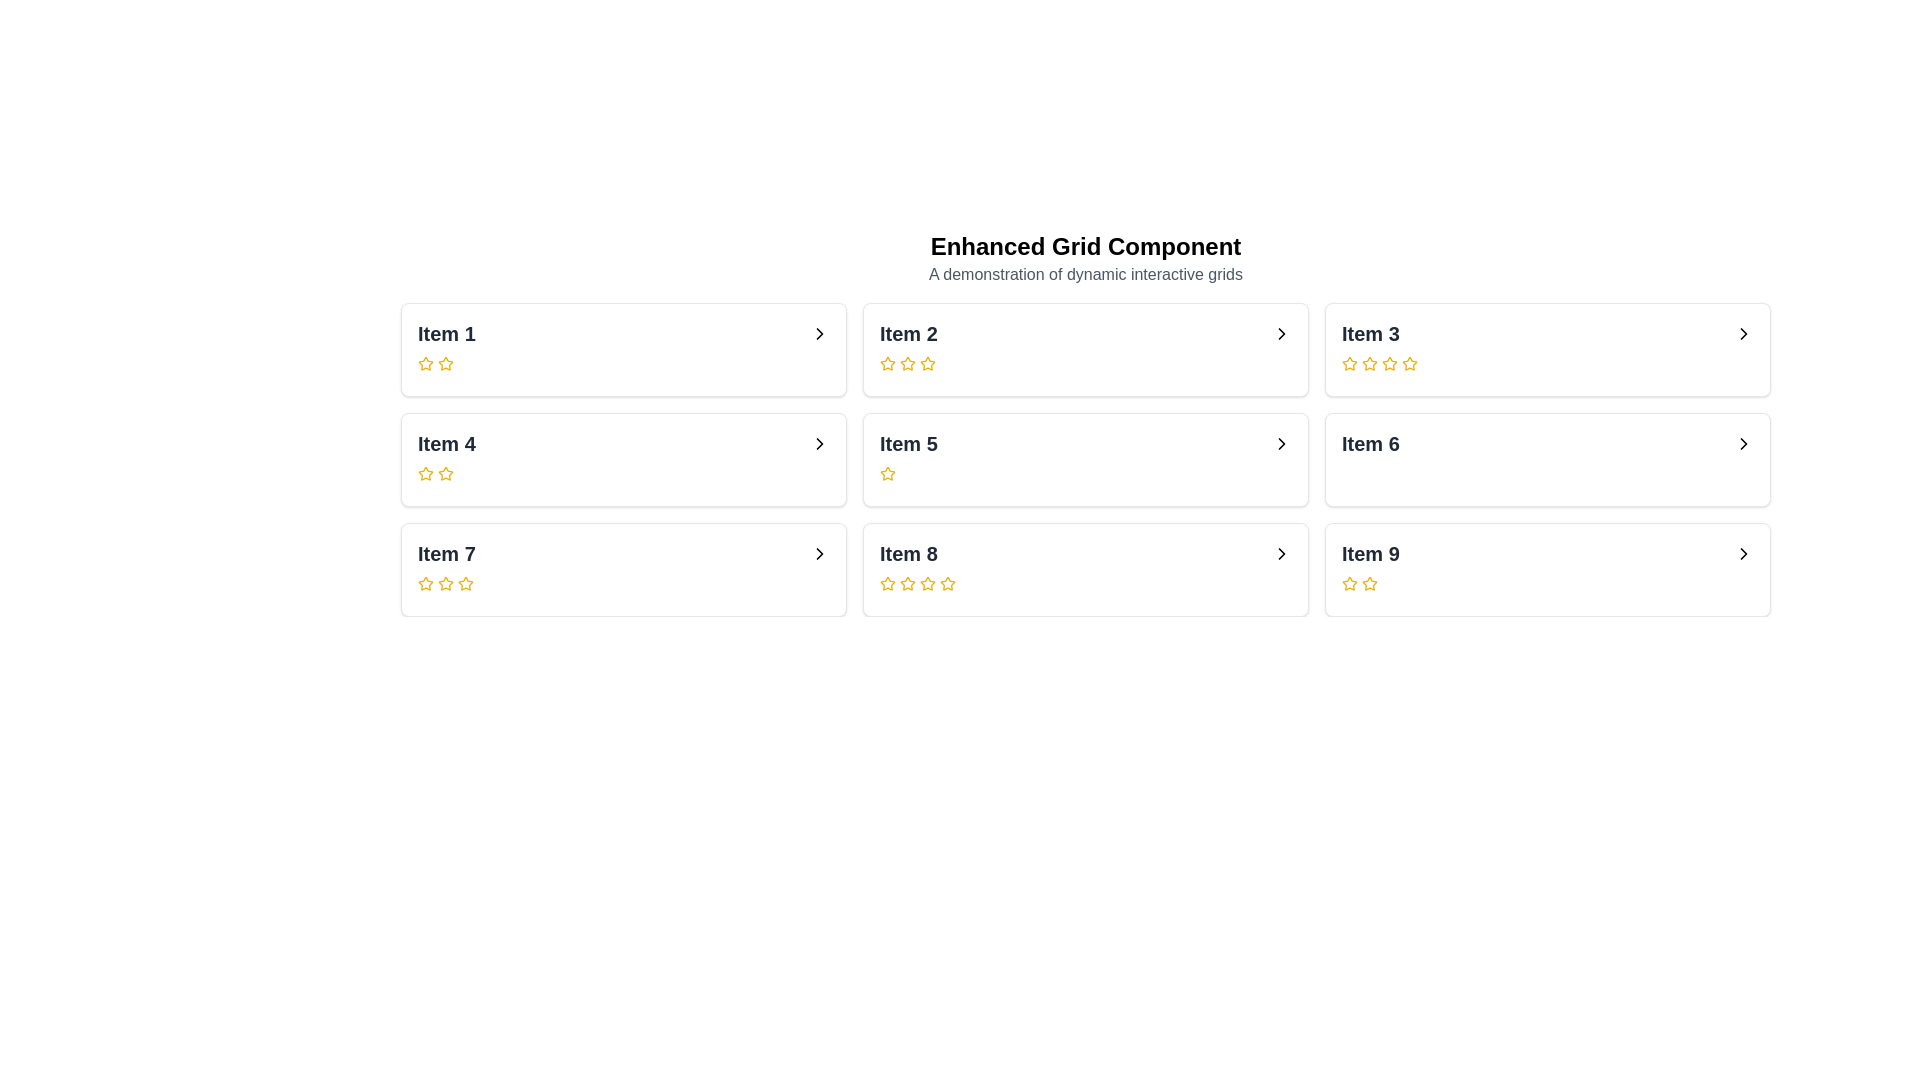  What do you see at coordinates (1084, 245) in the screenshot?
I see `the text label 'Enhanced Grid Component' which is prominently displayed at the top center of the layout, styled in bold and larger font` at bounding box center [1084, 245].